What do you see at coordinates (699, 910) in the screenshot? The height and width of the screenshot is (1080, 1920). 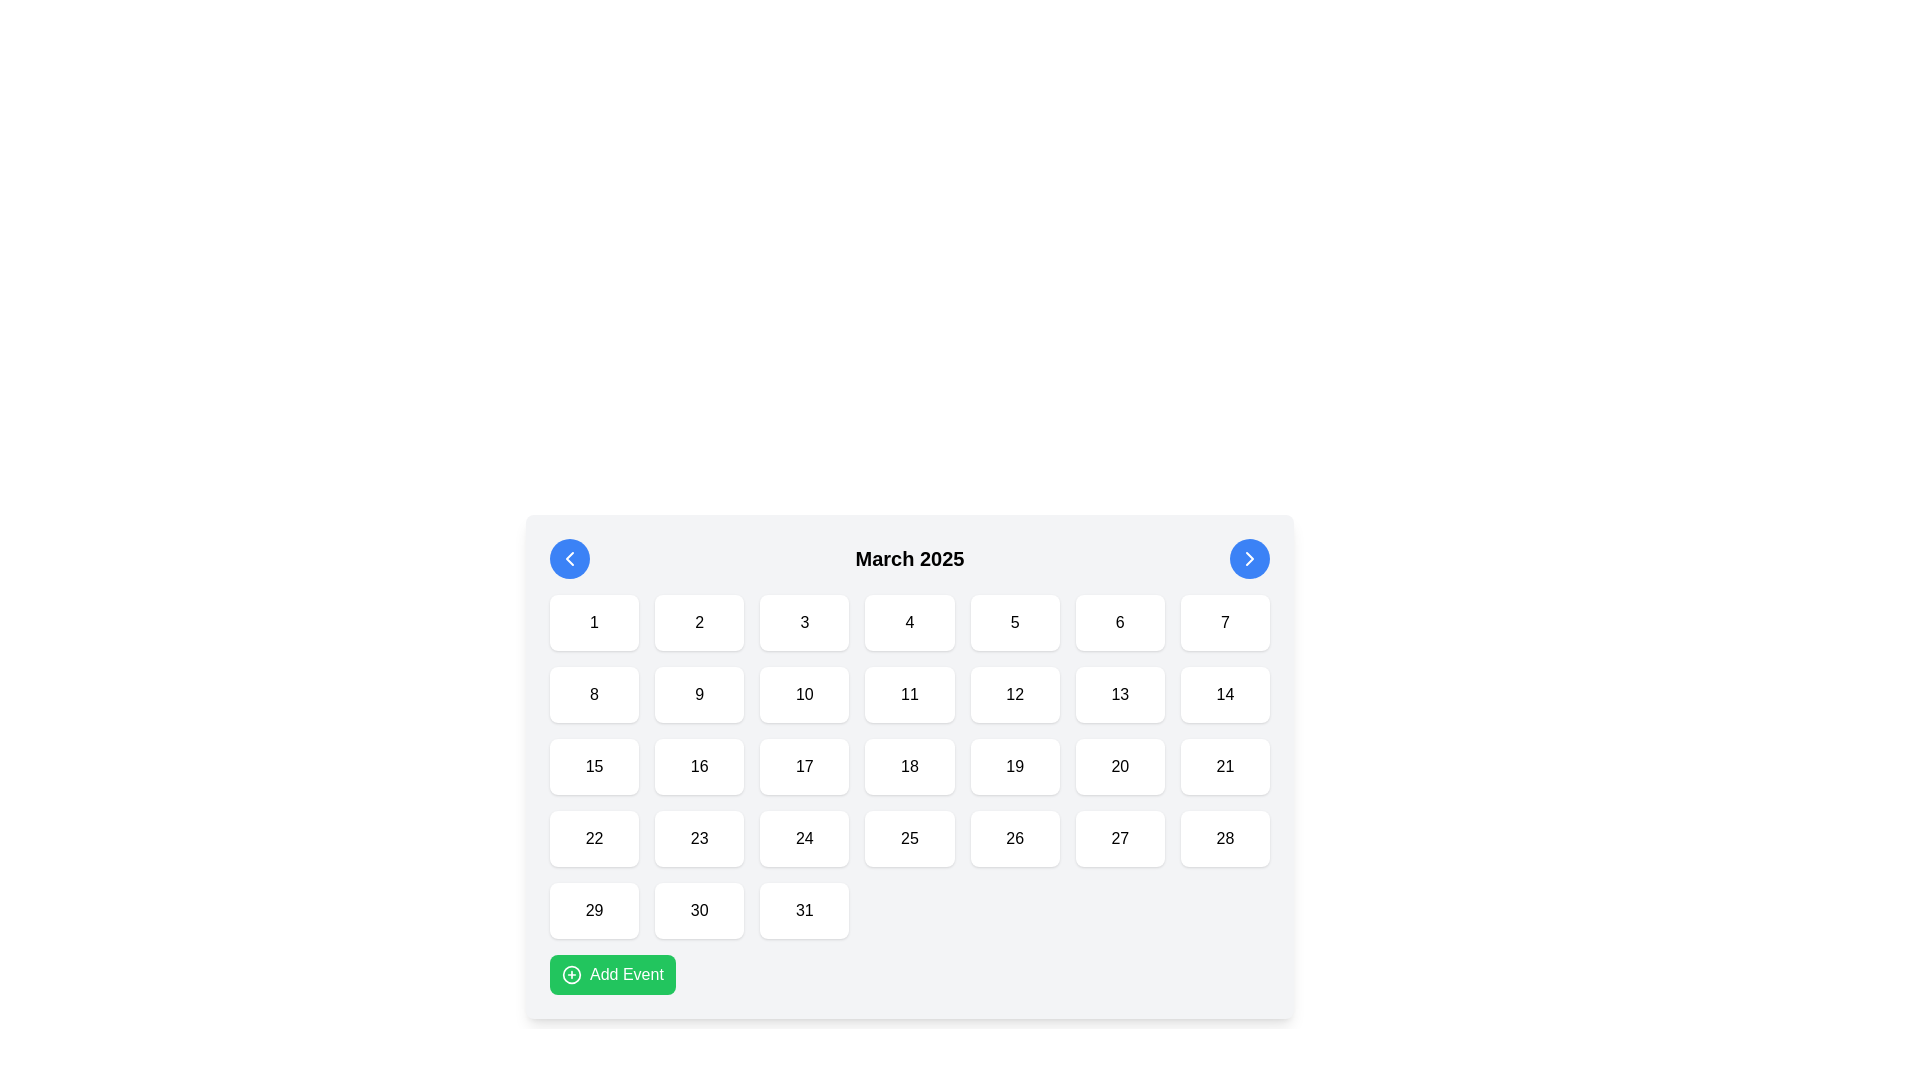 I see `the grid cell displaying the number '30' in the 5th row and 2nd column of a 7-column layout` at bounding box center [699, 910].